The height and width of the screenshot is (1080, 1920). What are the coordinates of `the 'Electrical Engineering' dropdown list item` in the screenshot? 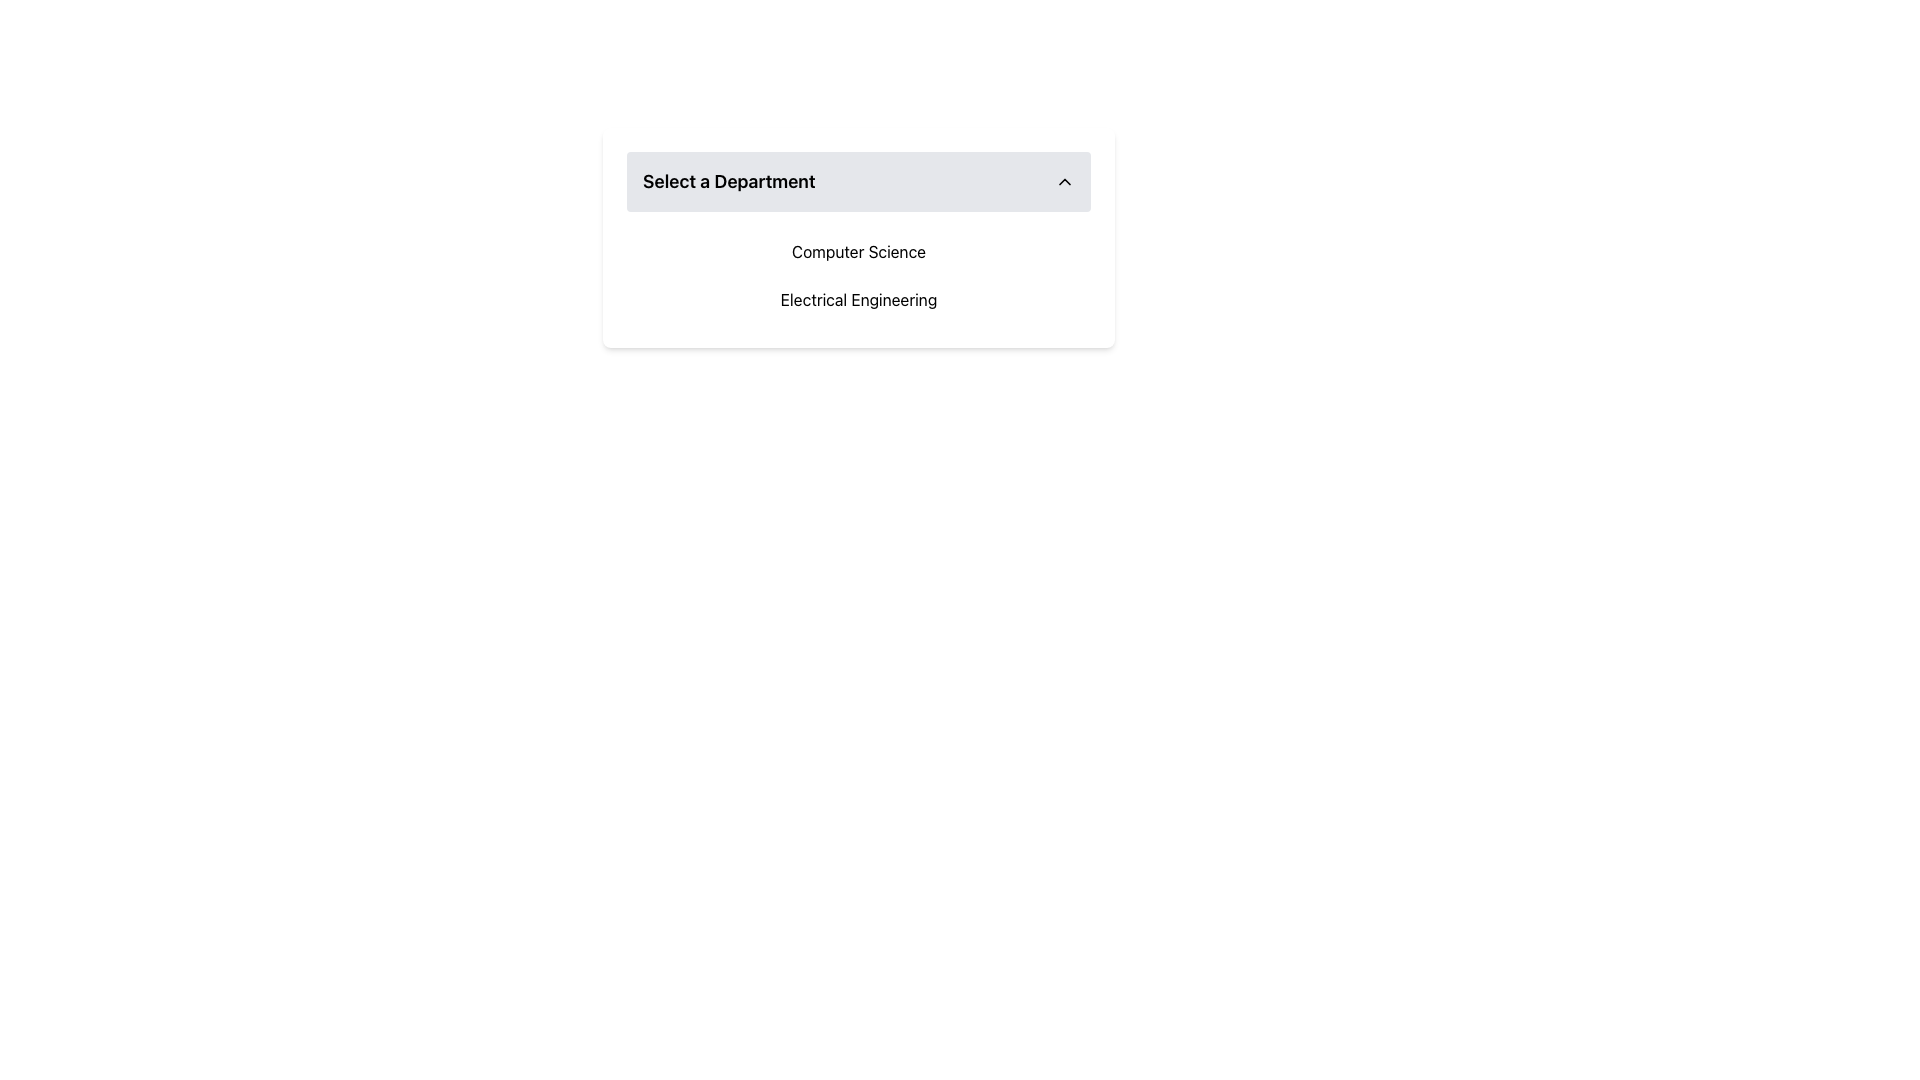 It's located at (859, 300).